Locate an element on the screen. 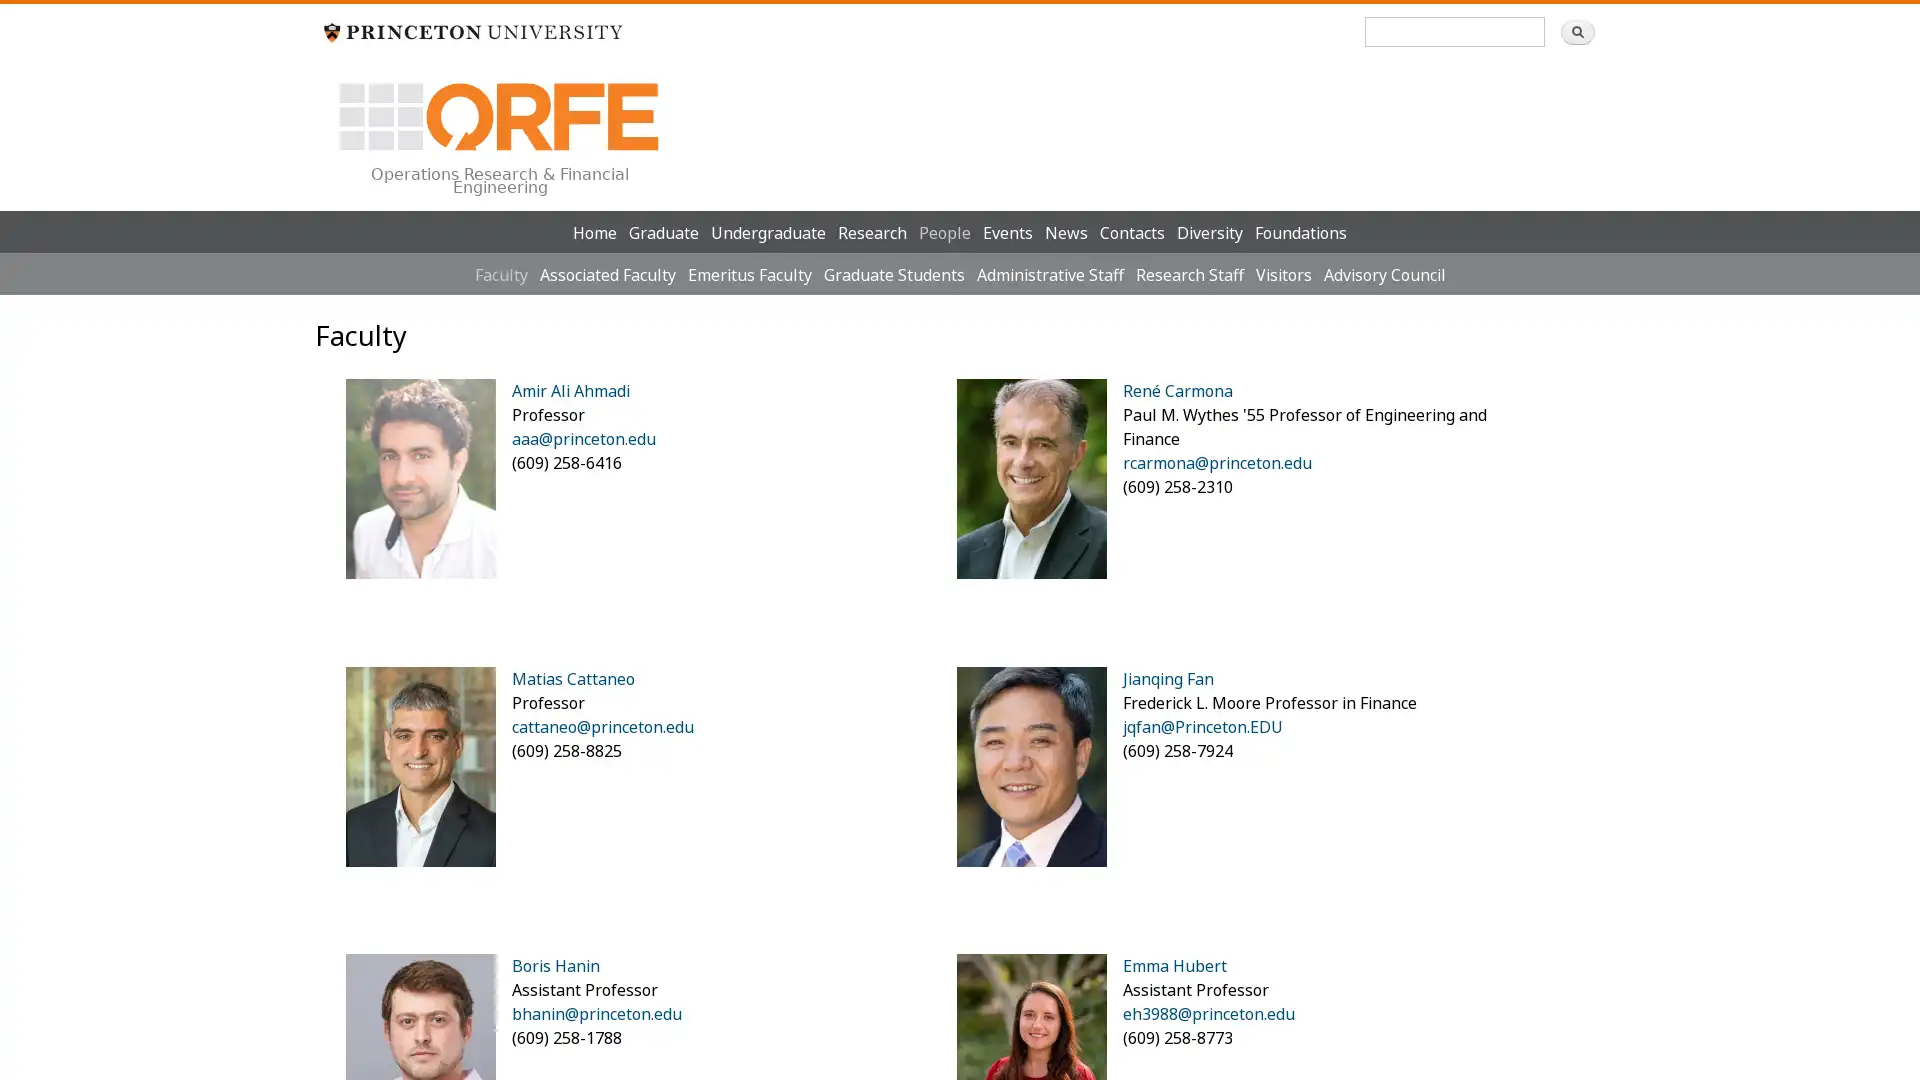  Search is located at coordinates (1577, 32).